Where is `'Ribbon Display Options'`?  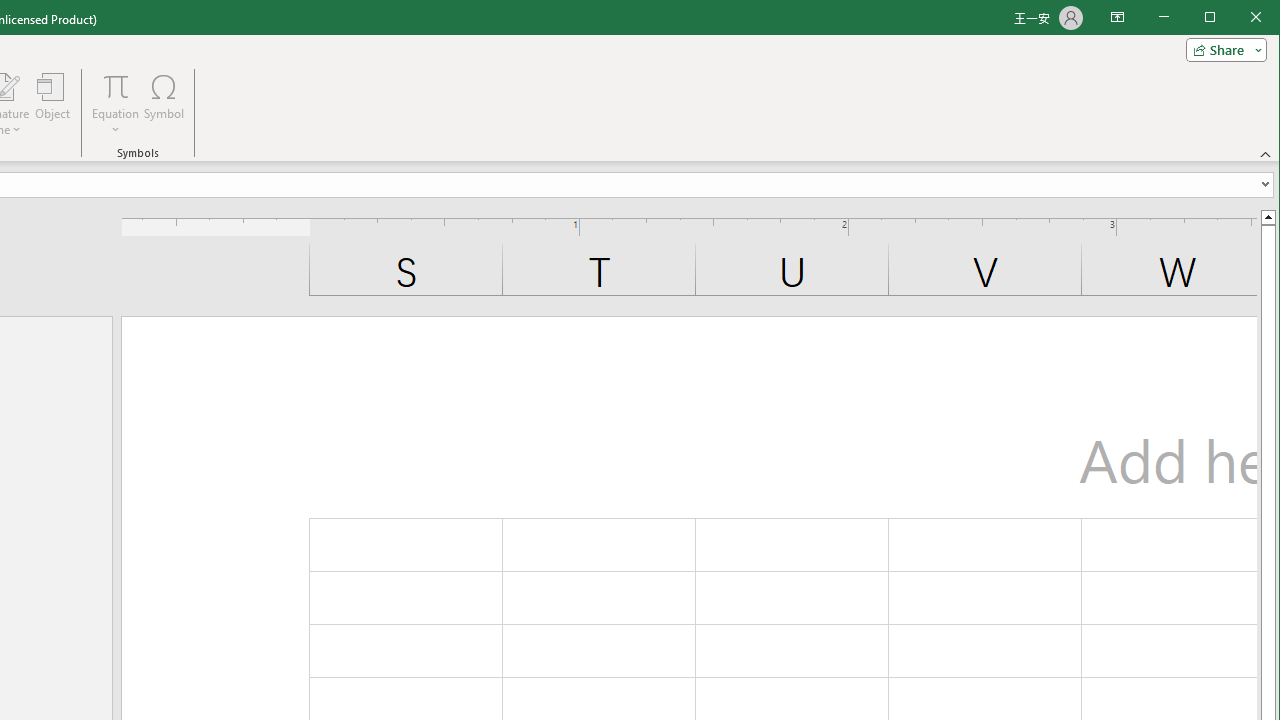
'Ribbon Display Options' is located at coordinates (1116, 18).